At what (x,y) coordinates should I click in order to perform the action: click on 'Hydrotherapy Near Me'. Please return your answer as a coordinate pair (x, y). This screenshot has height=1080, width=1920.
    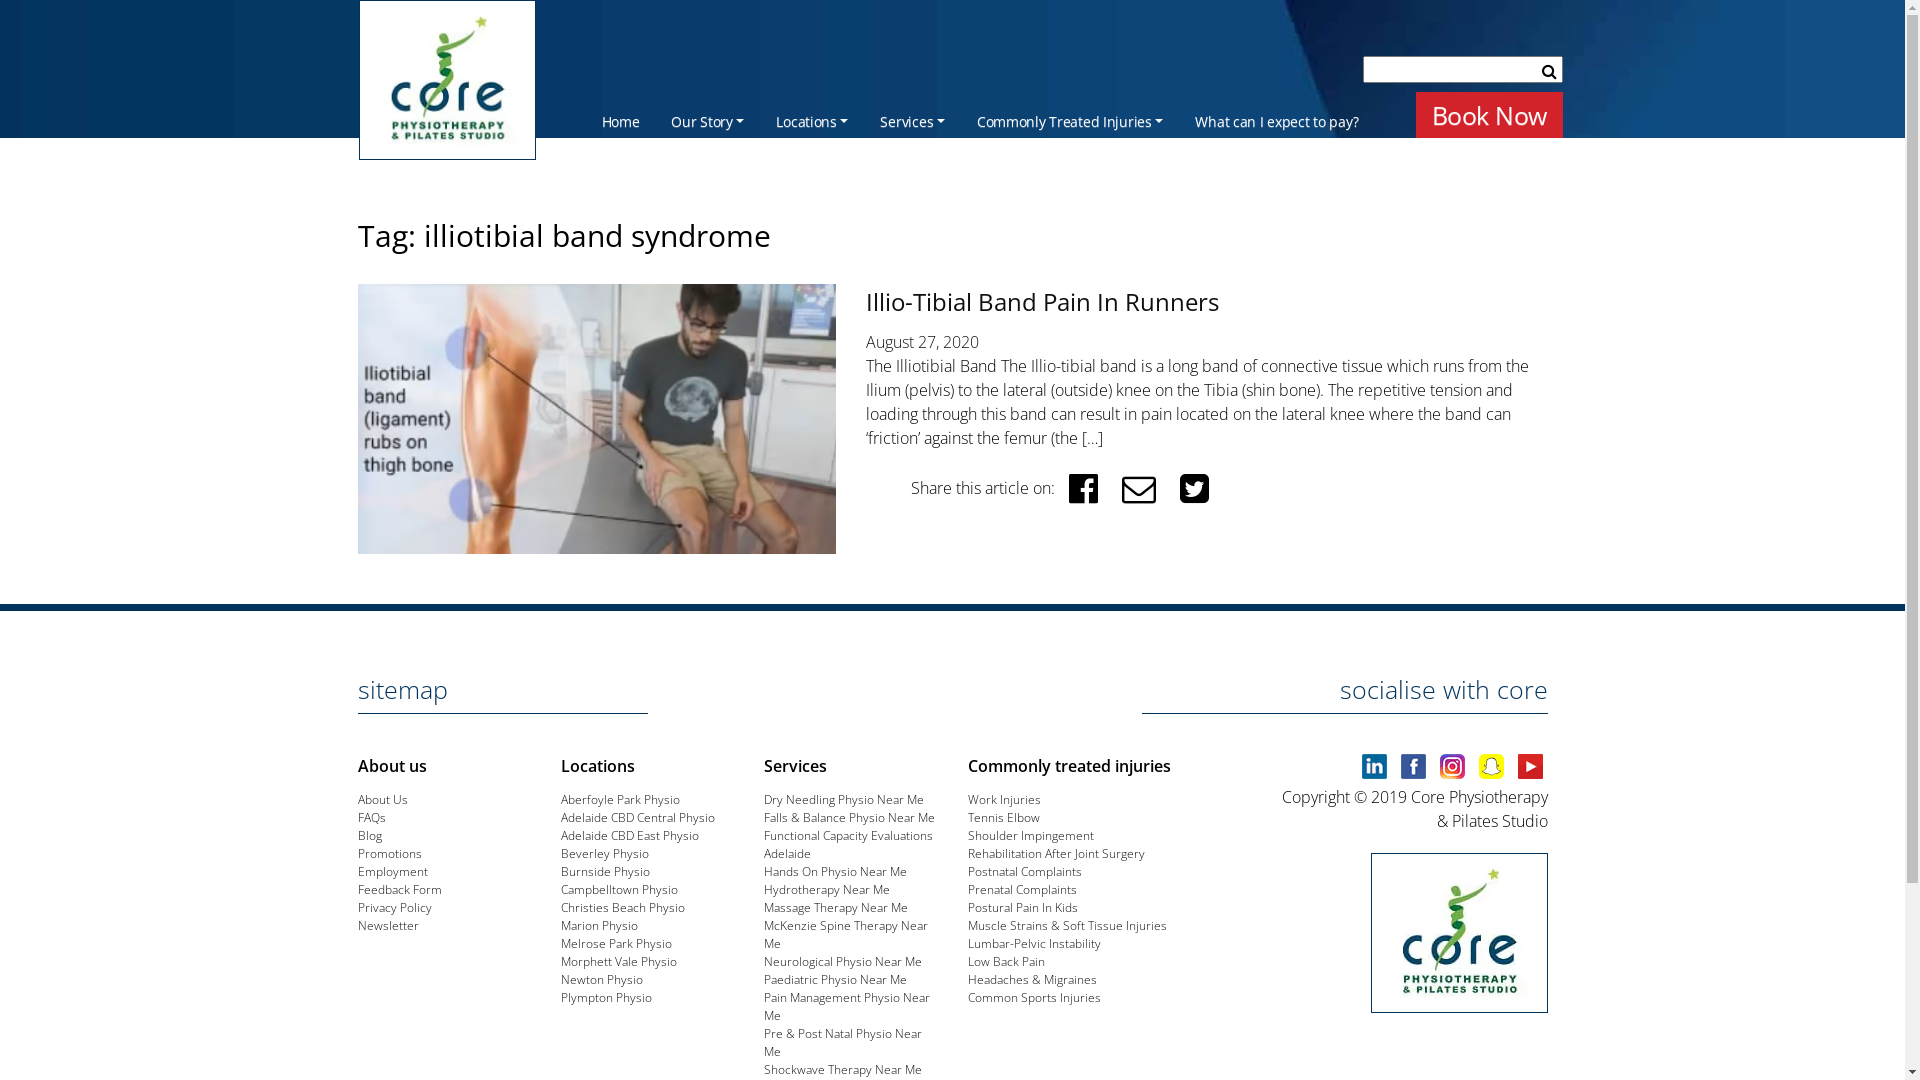
    Looking at the image, I should click on (826, 888).